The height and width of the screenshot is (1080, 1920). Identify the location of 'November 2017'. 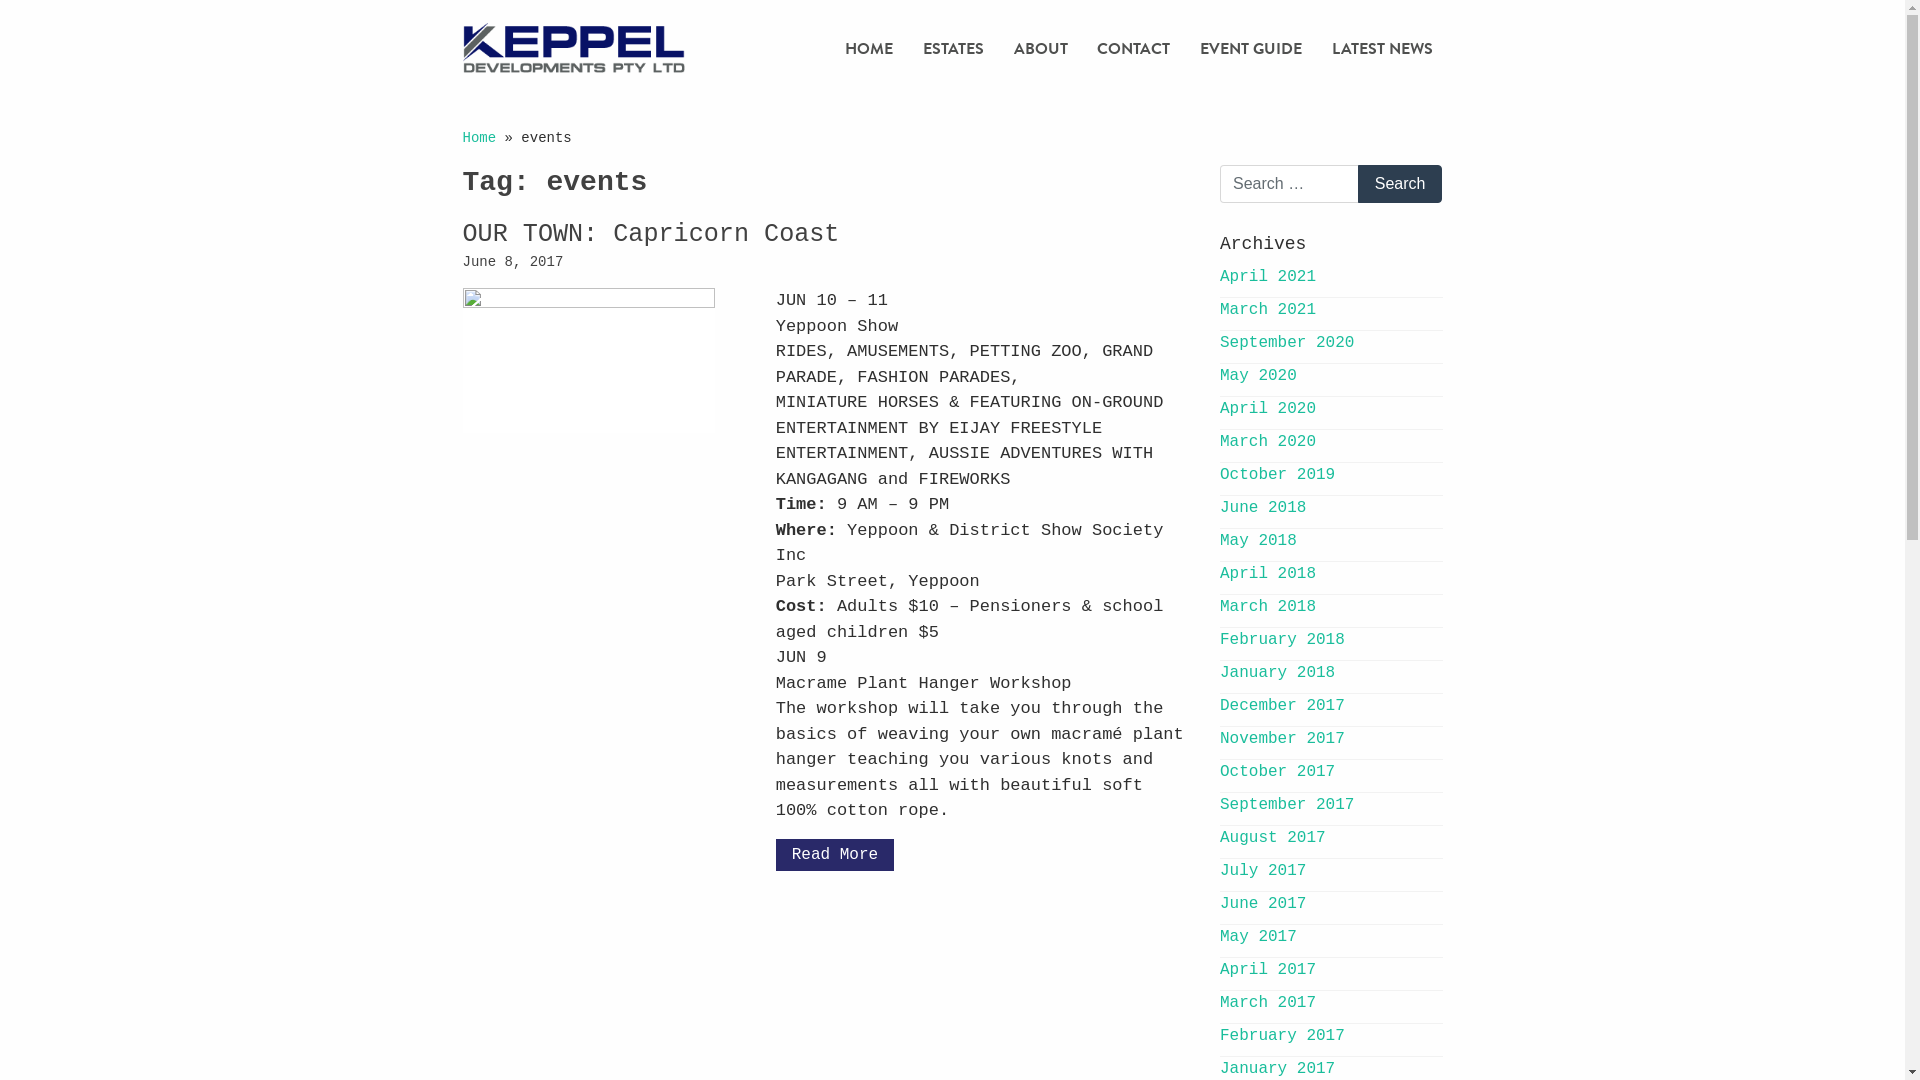
(1282, 739).